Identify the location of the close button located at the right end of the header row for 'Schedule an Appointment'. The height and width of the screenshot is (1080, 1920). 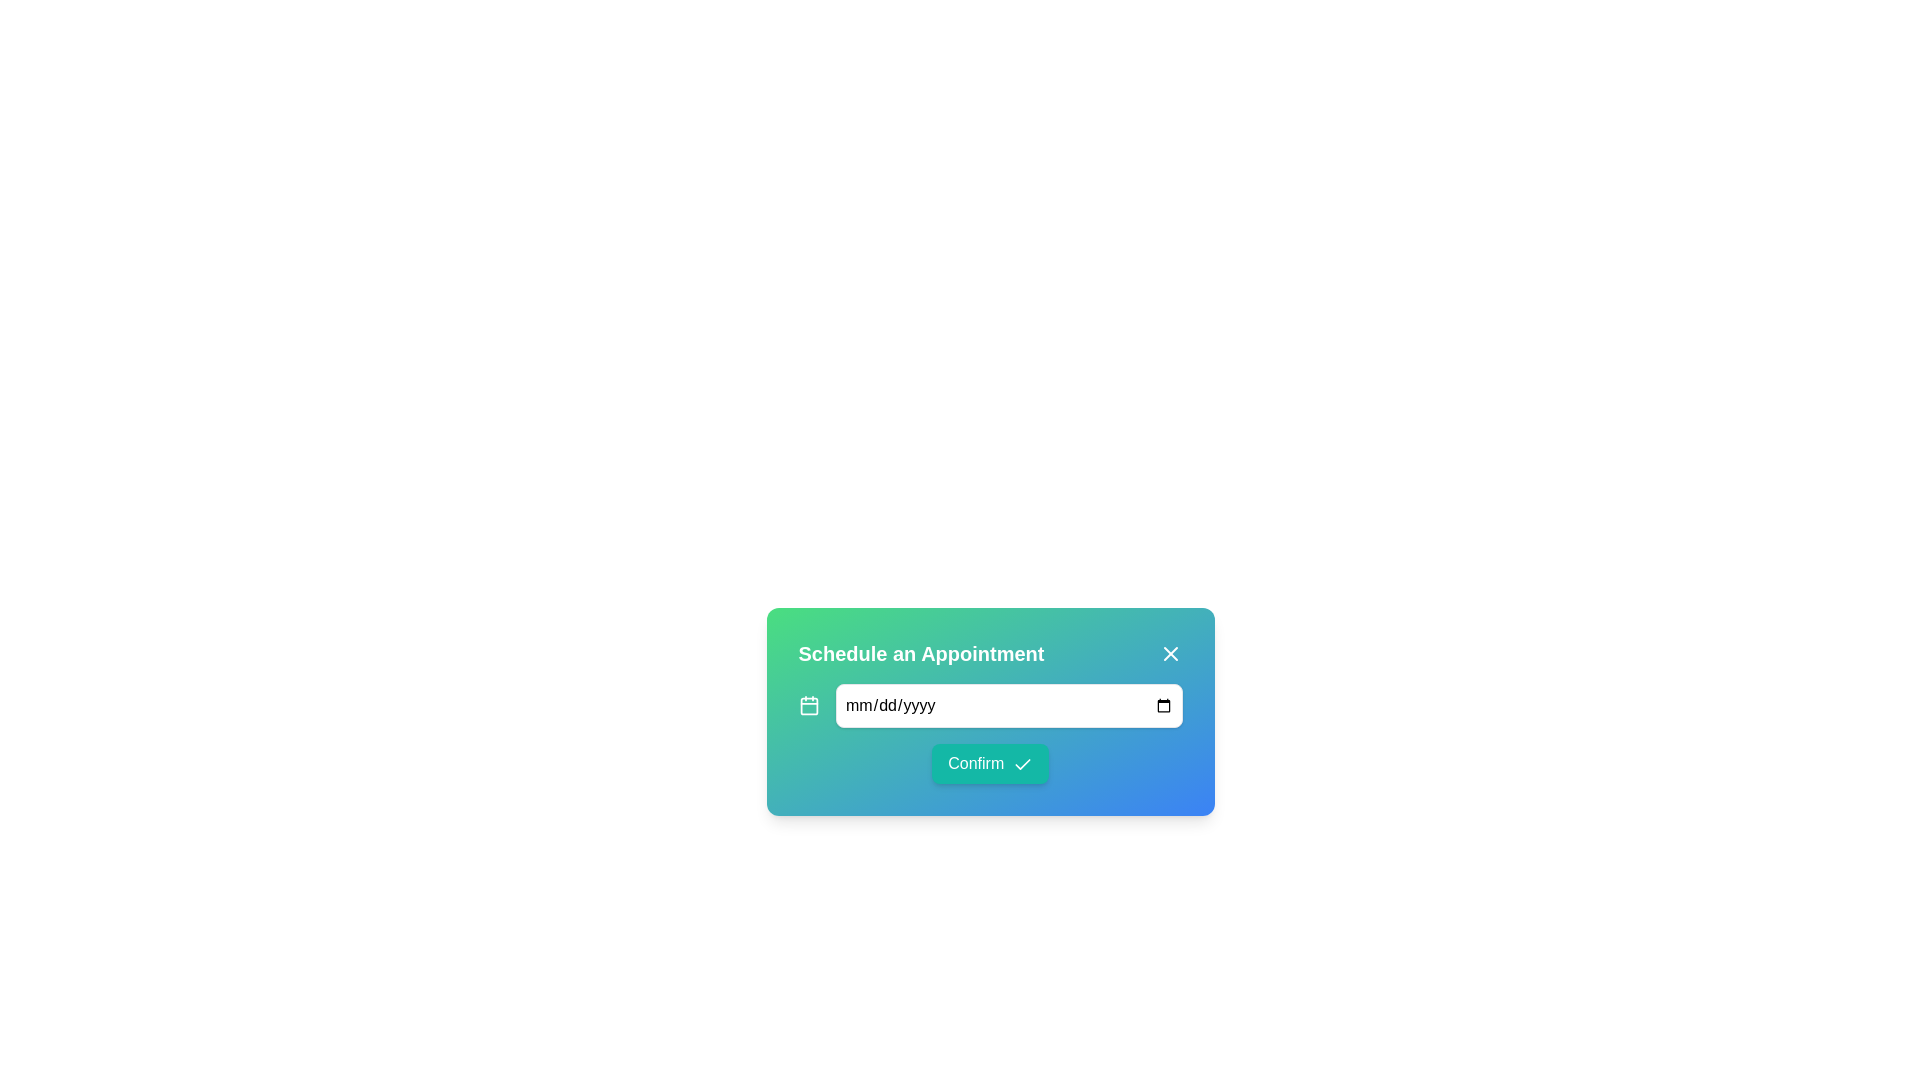
(1170, 654).